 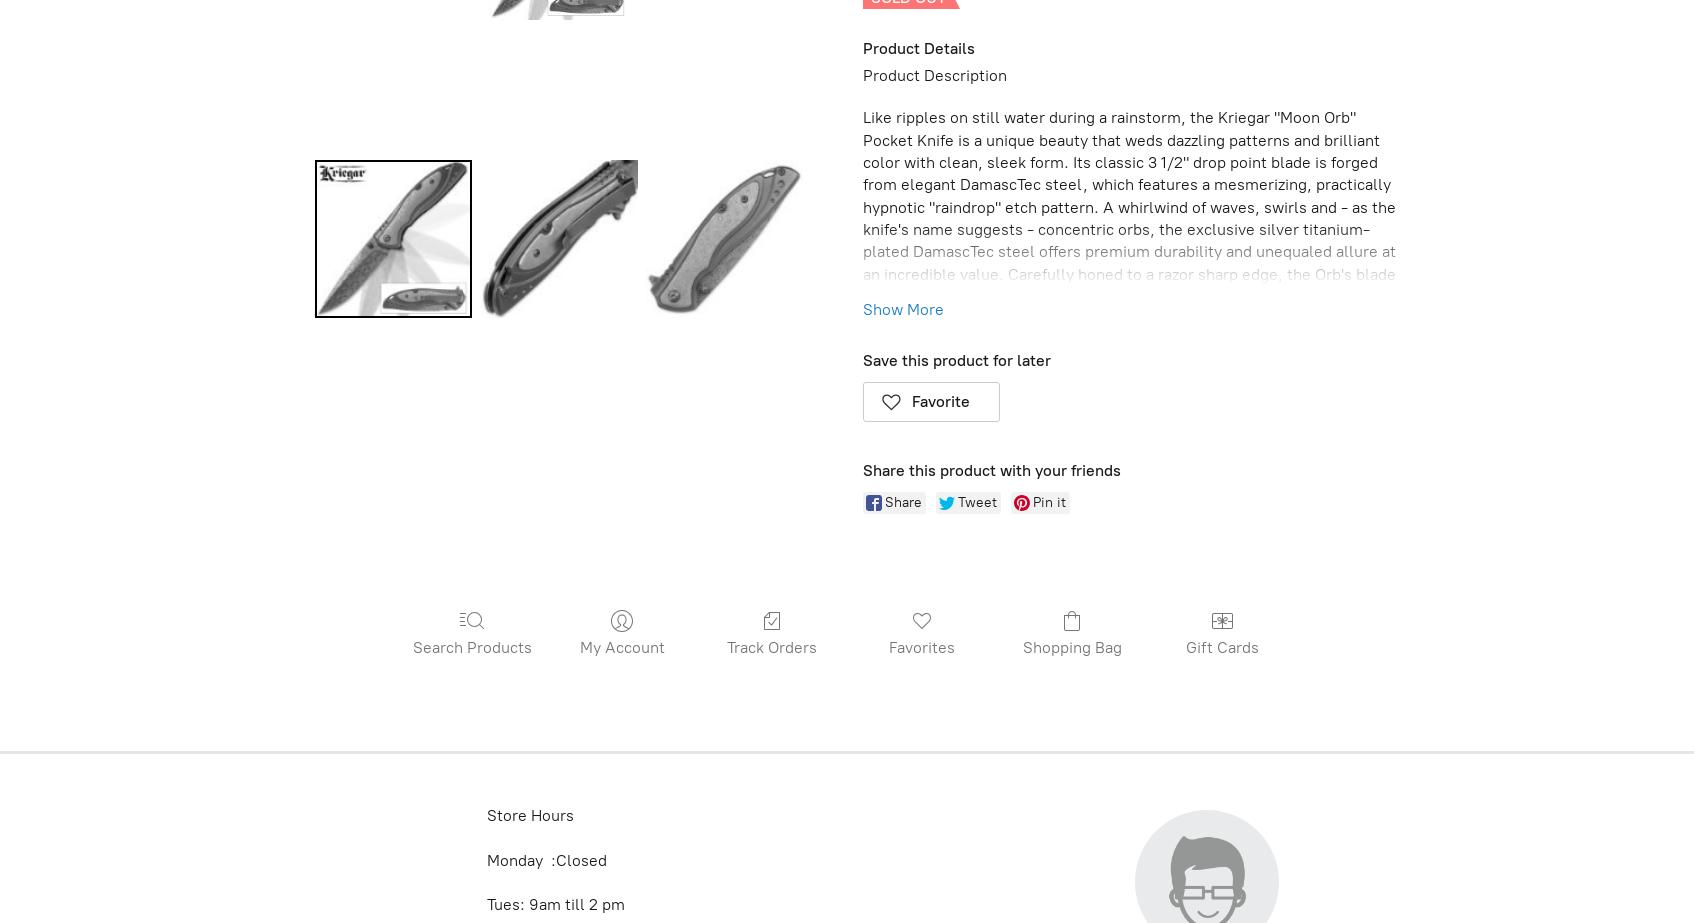 I want to click on 'Share', so click(x=902, y=500).